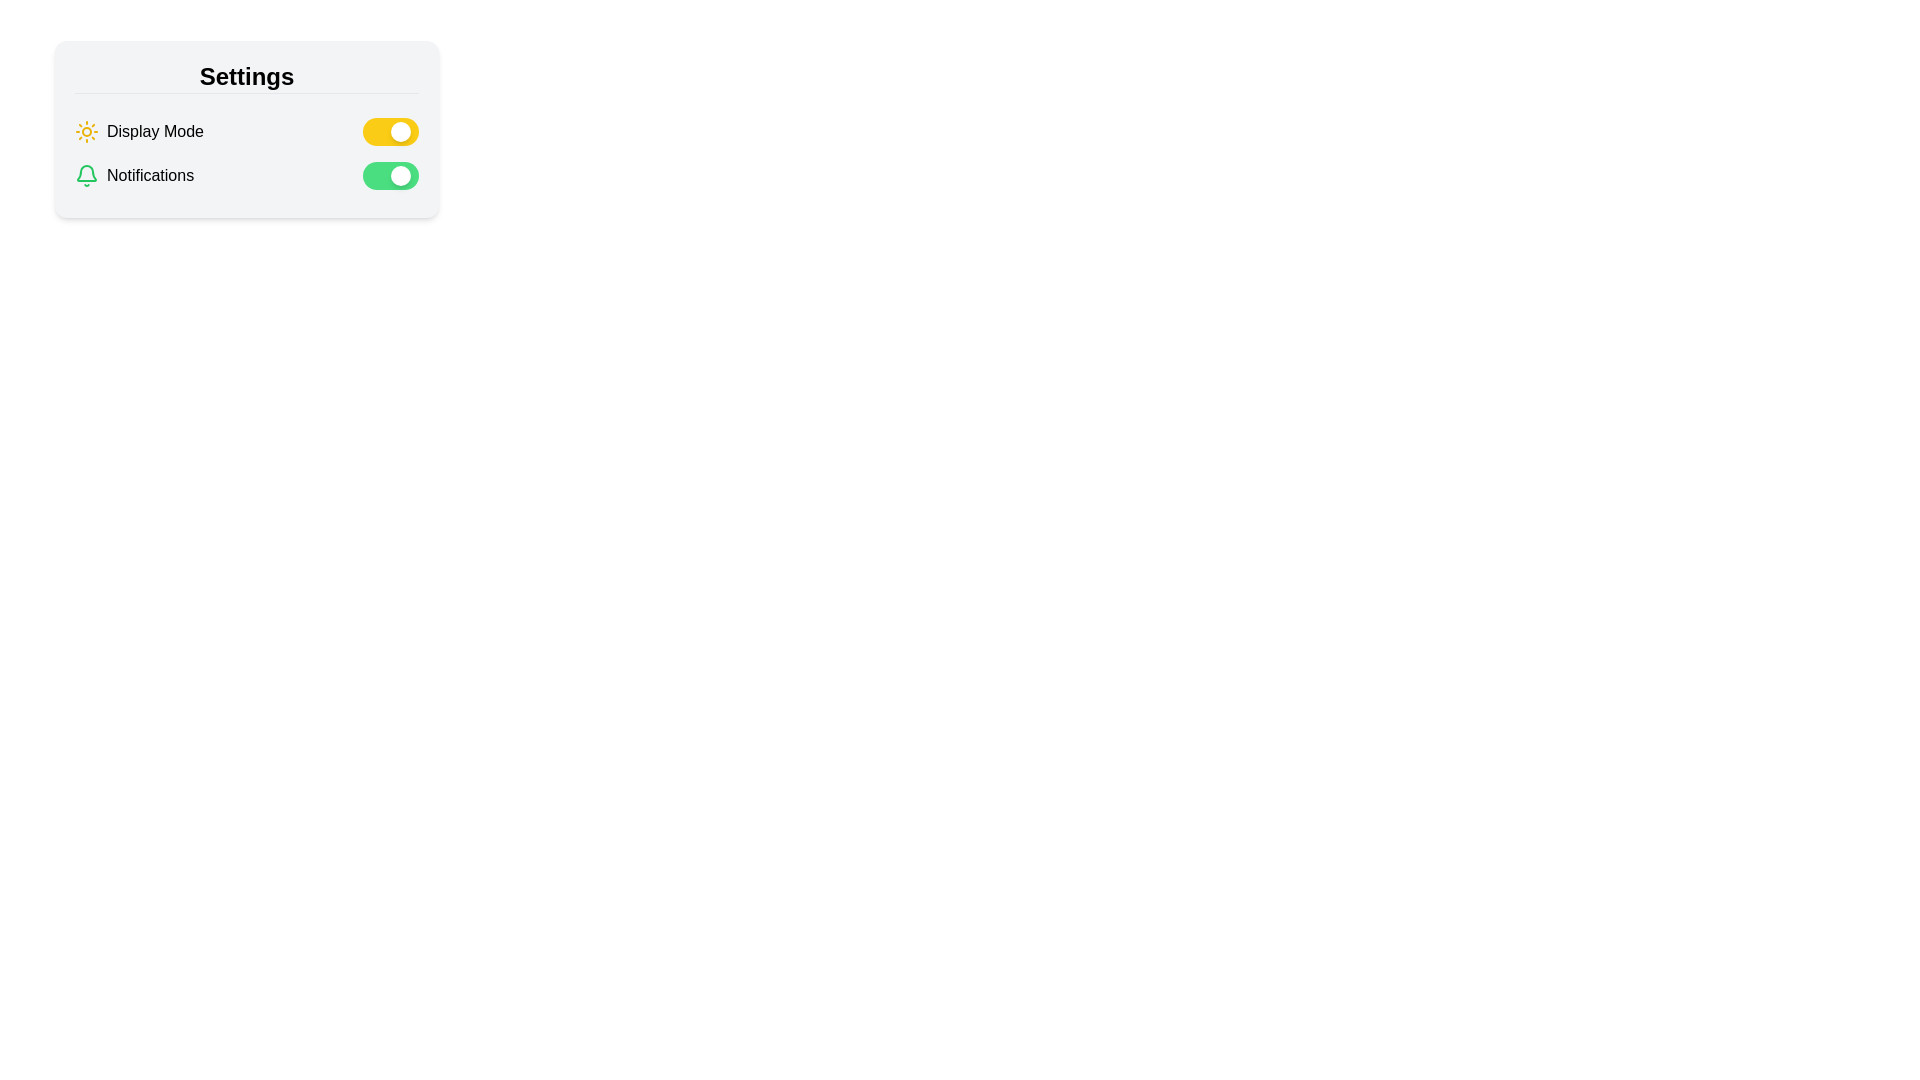 This screenshot has width=1920, height=1080. I want to click on the toggle switch for 'Display Mode' located in the 'Settings' section to receive visual feedback, so click(390, 131).